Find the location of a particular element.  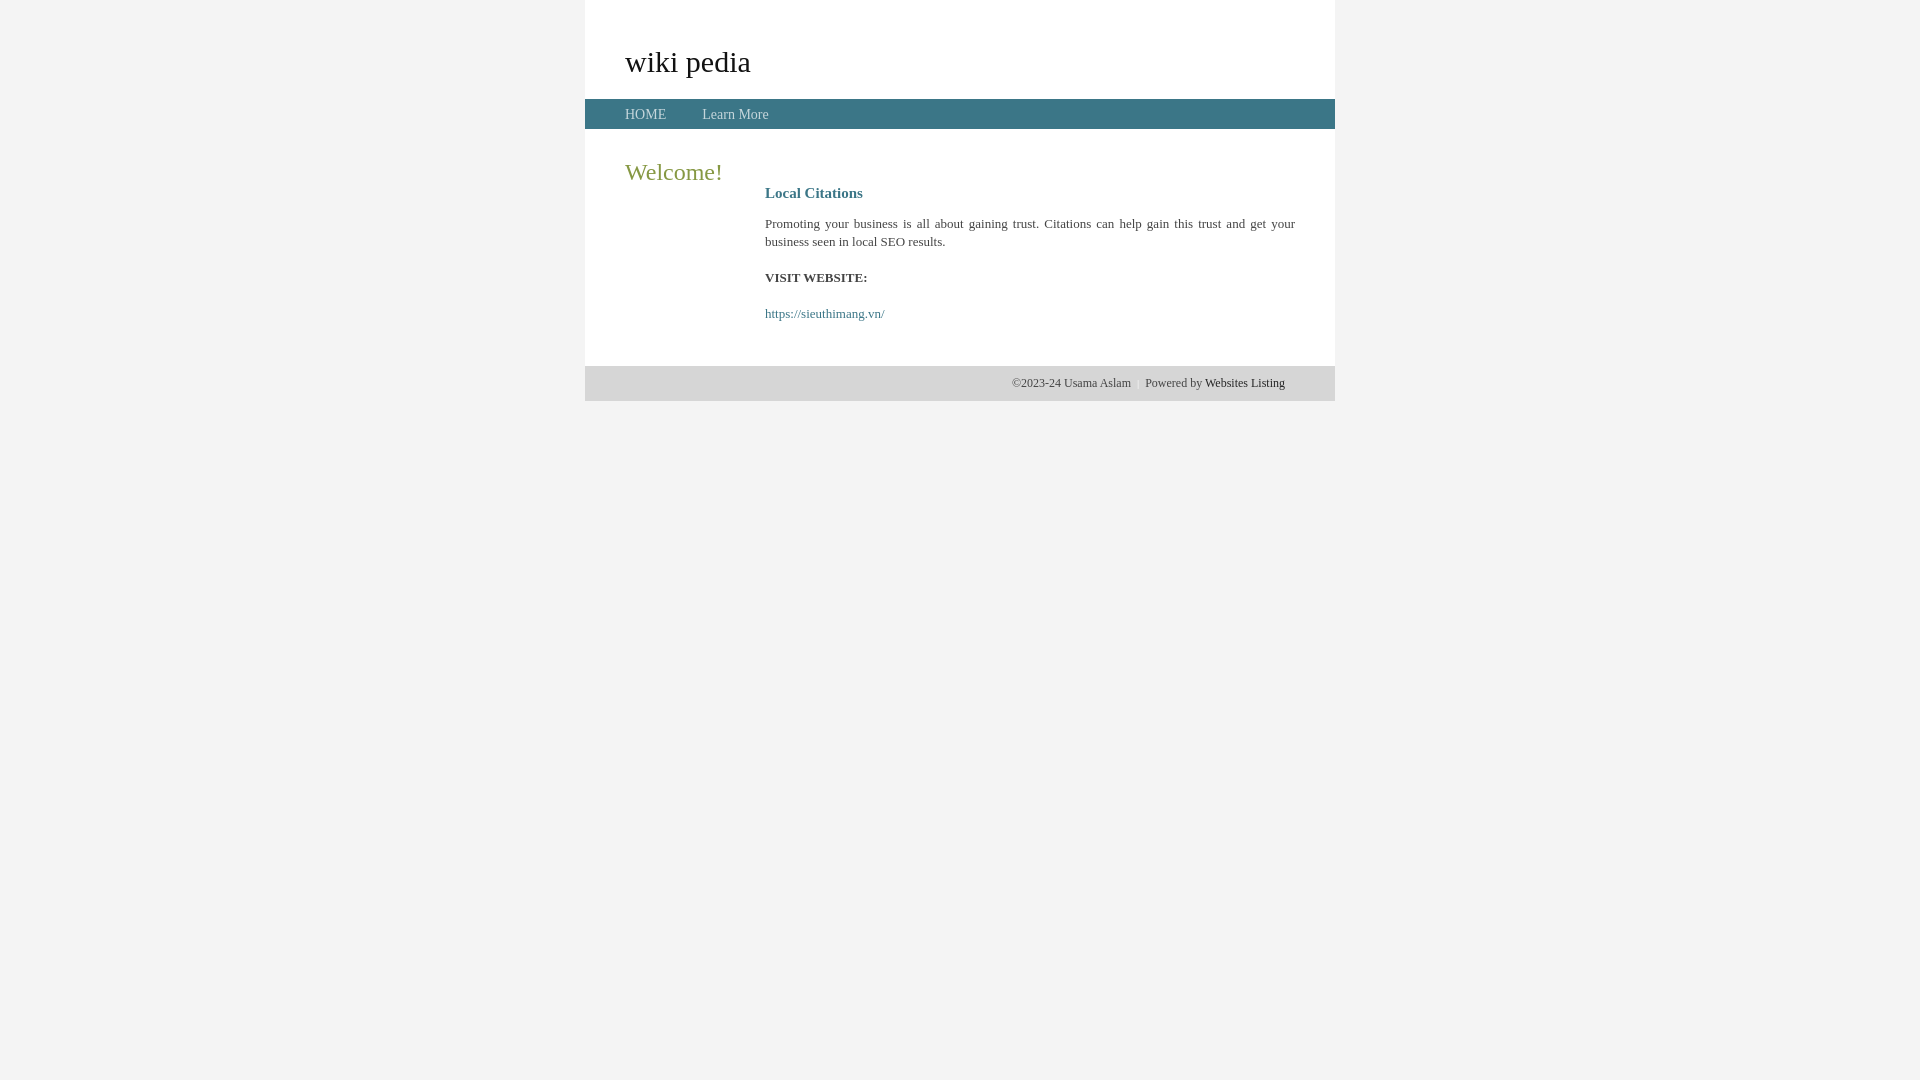

'Learn More' is located at coordinates (733, 114).